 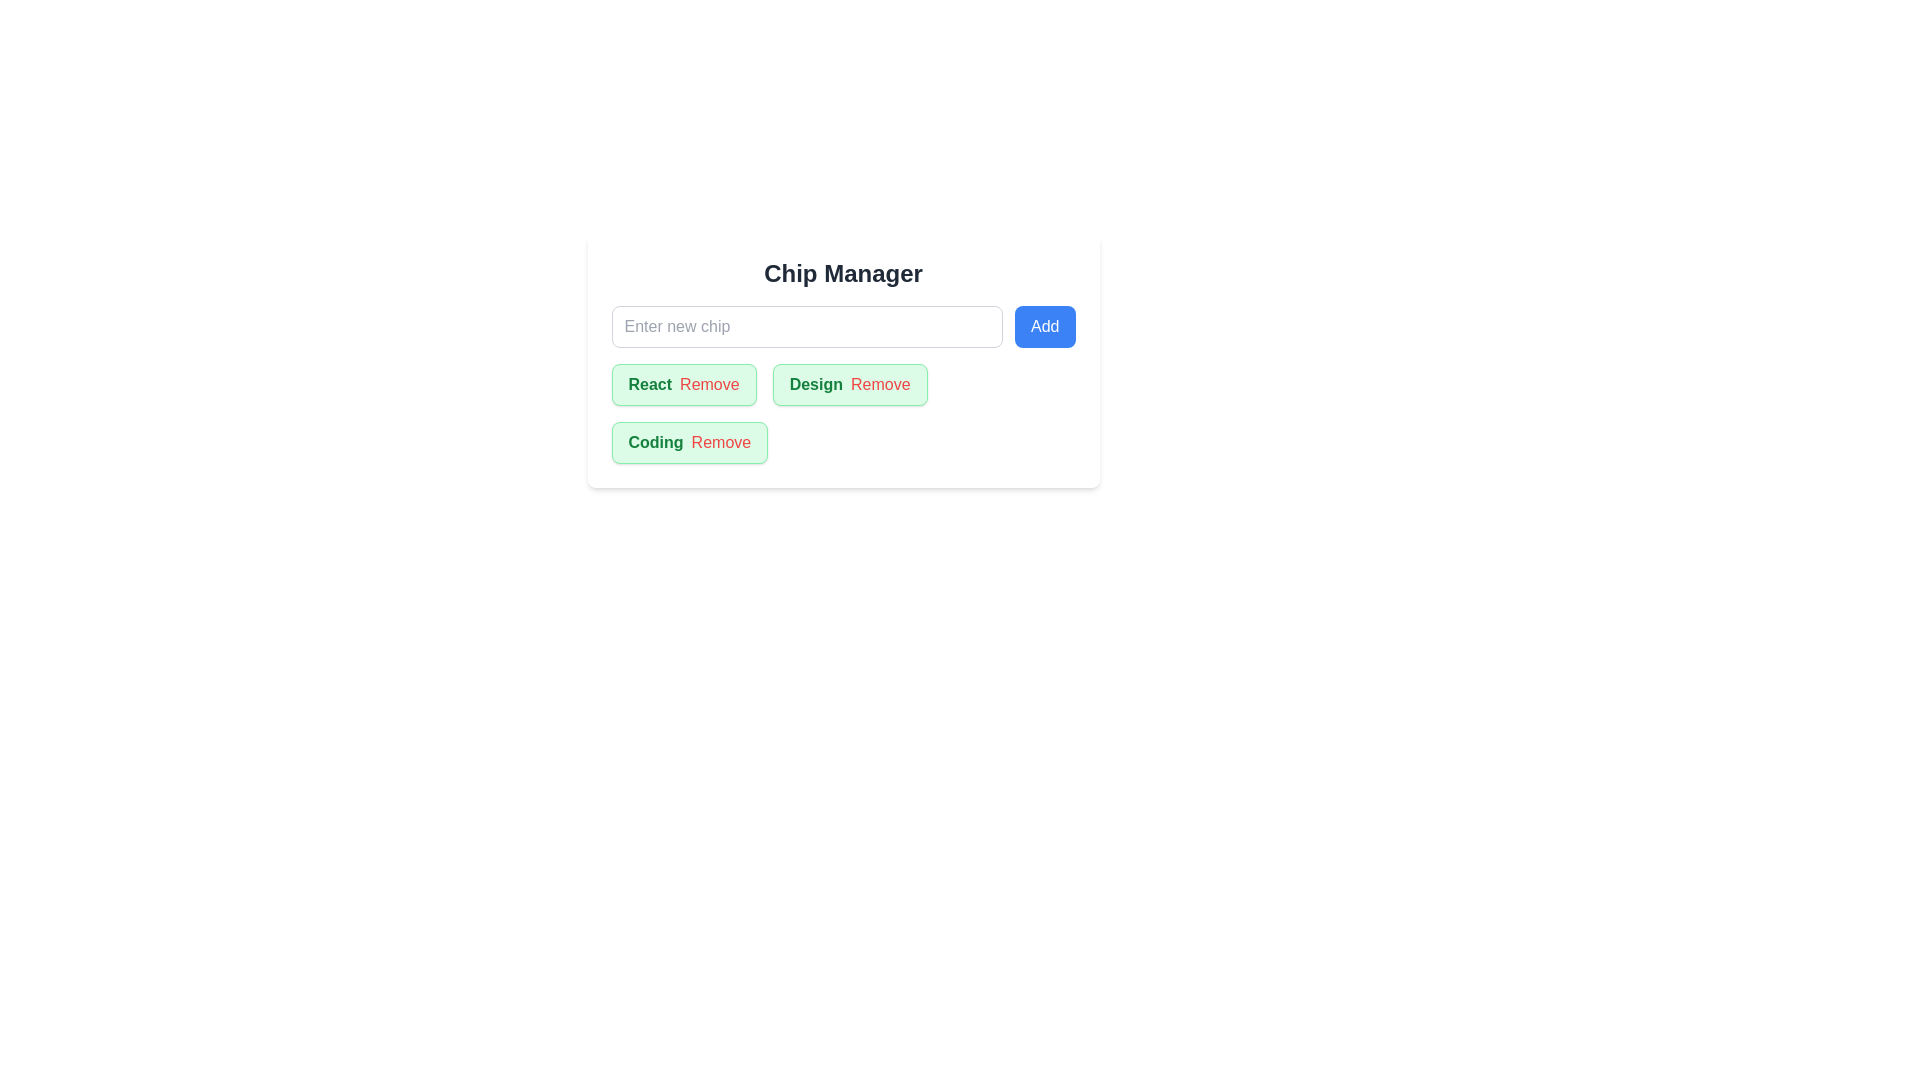 I want to click on 'Remove' button of the chip labeled React, so click(x=709, y=385).